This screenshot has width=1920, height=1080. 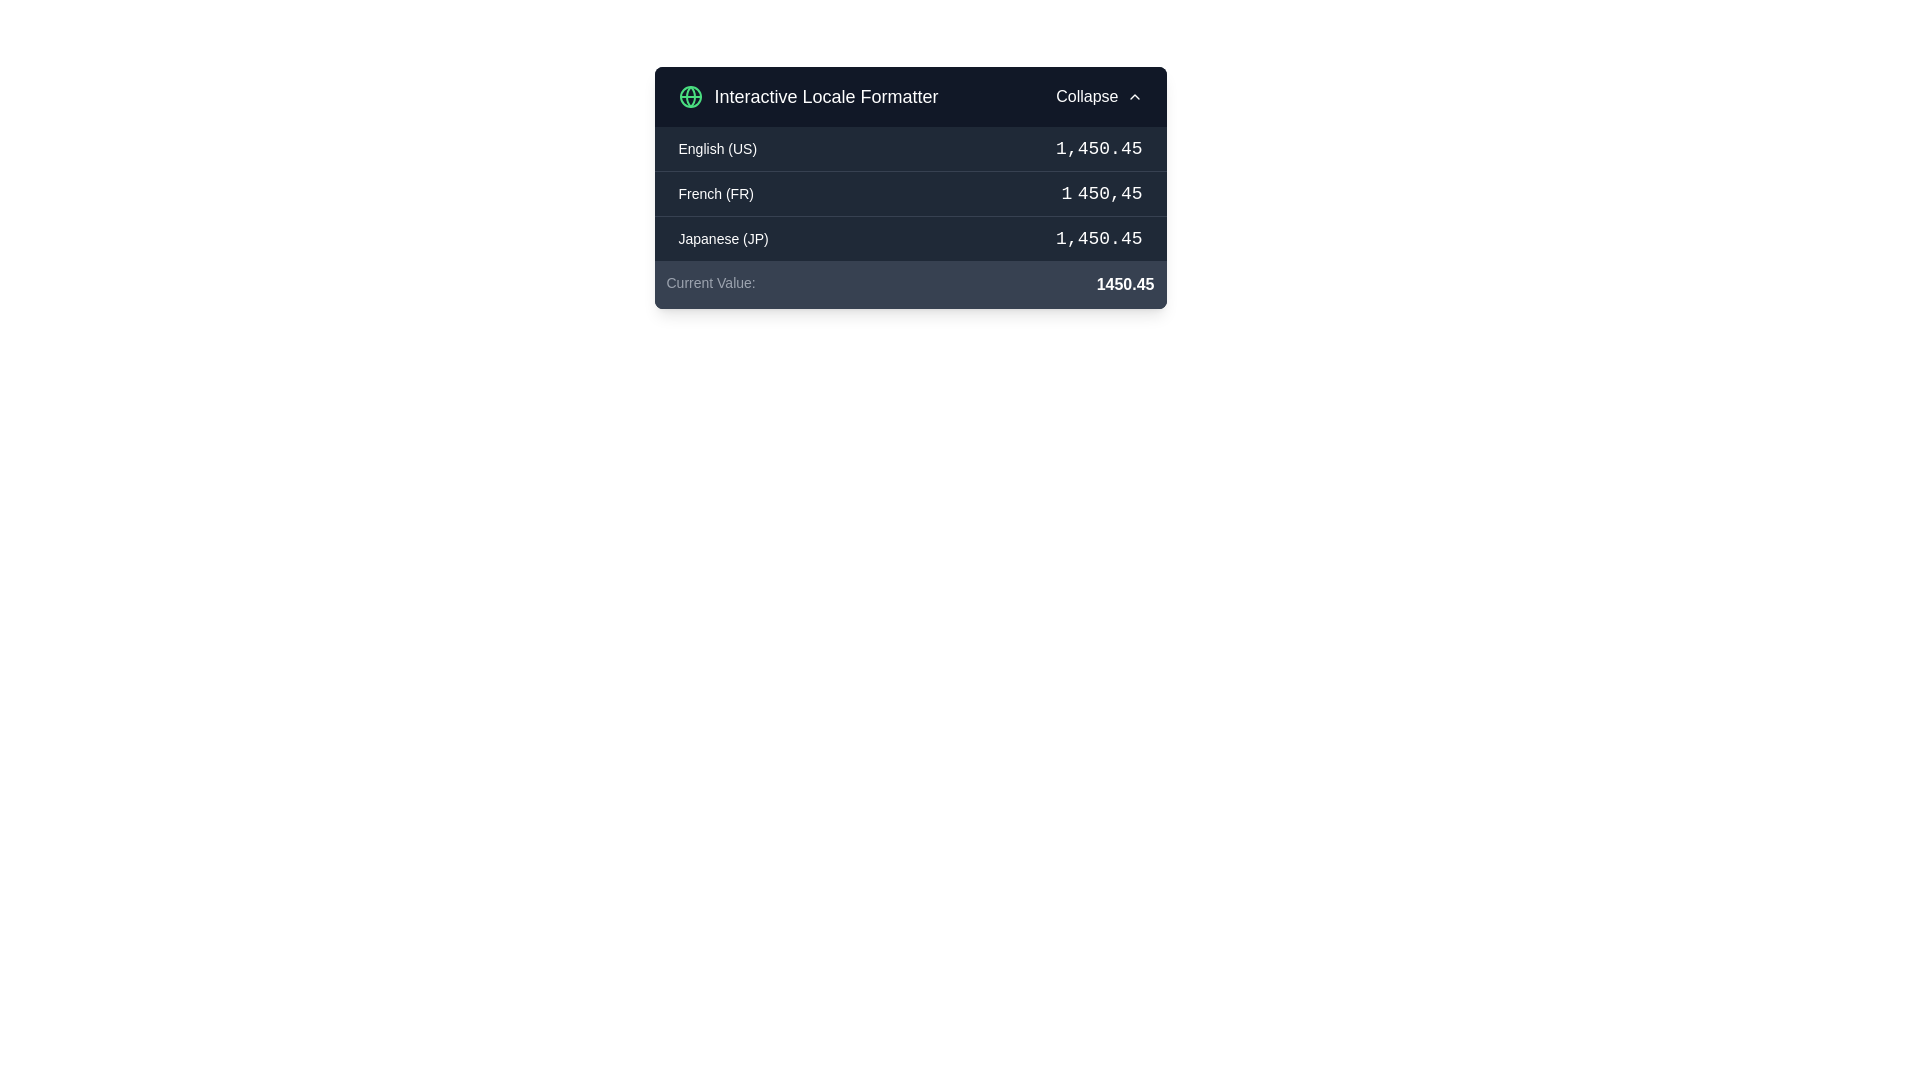 I want to click on the 'Collapse' text label which is in bold white font on a dark blue background, part of the interactive toolbar at the top-right of the dropdown widget, so click(x=1086, y=96).